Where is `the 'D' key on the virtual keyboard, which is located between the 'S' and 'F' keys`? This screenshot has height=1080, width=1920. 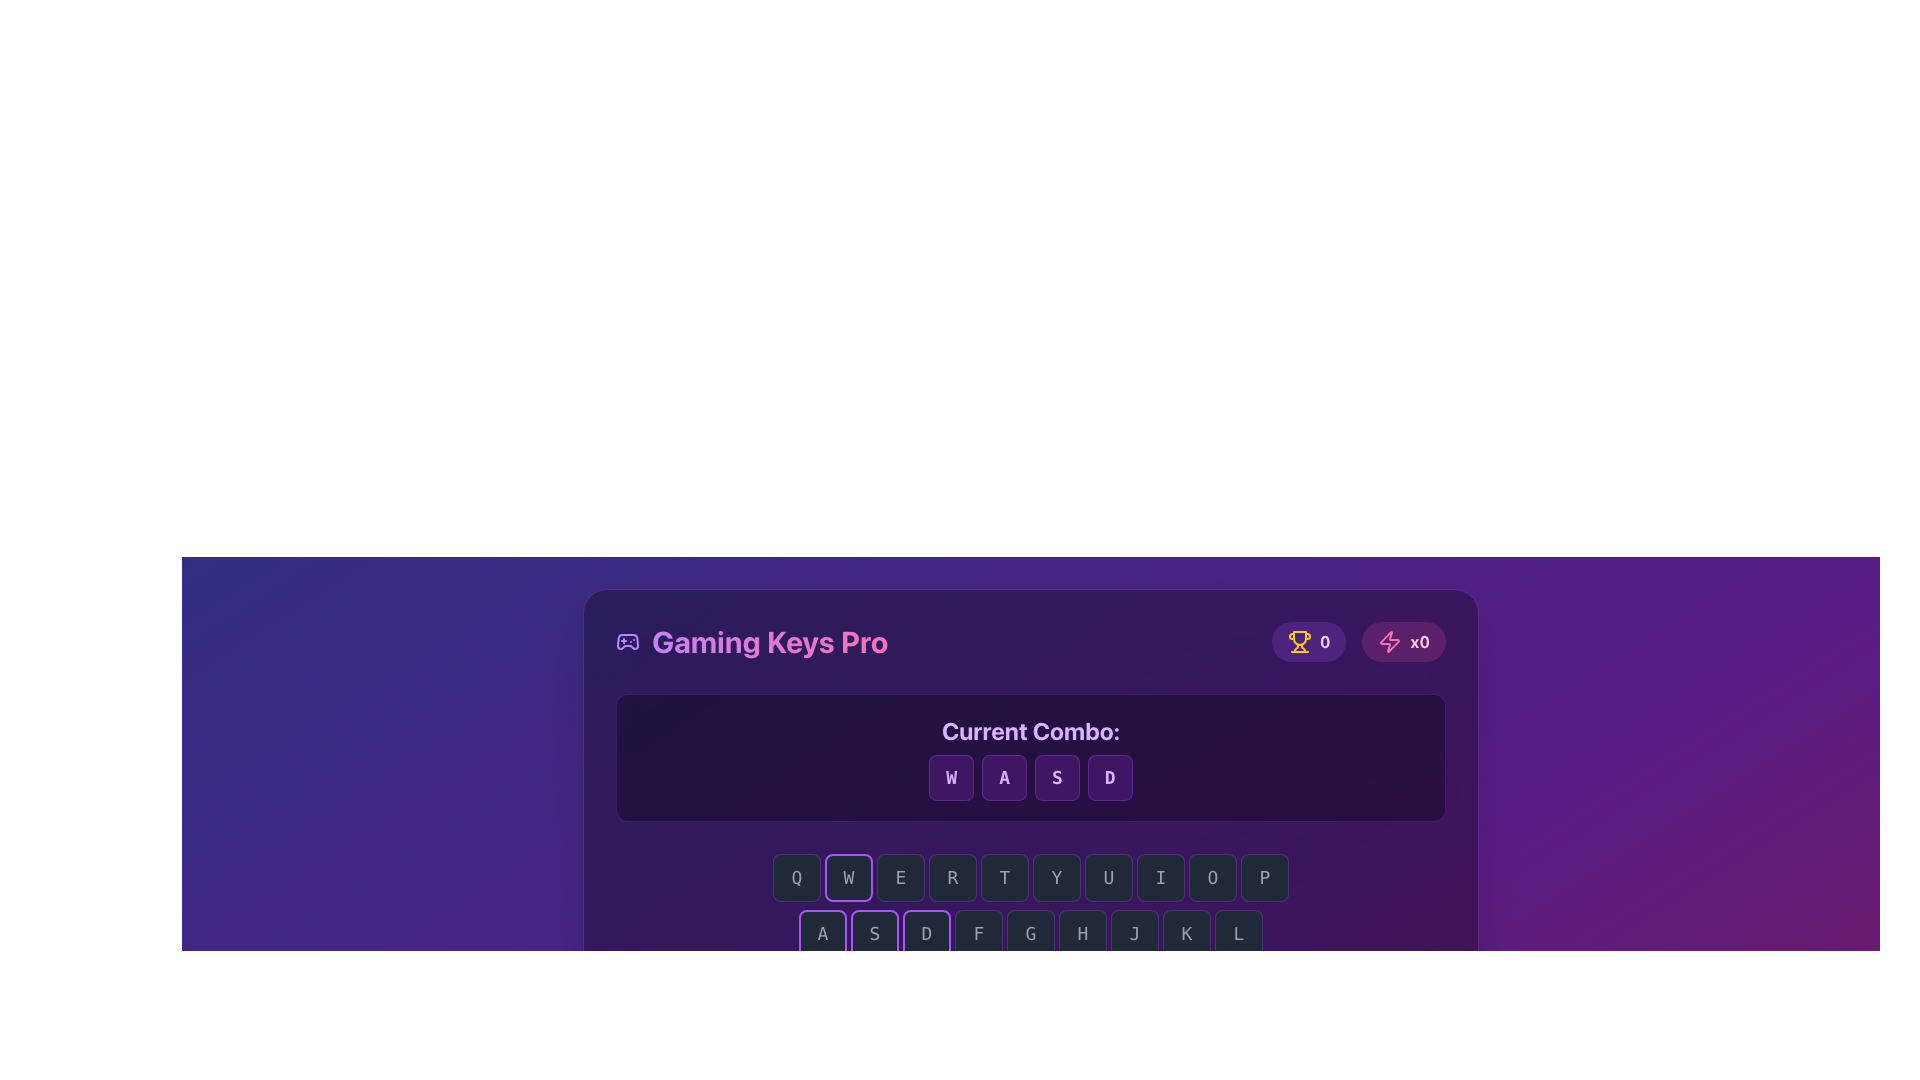
the 'D' key on the virtual keyboard, which is located between the 'S' and 'F' keys is located at coordinates (925, 933).